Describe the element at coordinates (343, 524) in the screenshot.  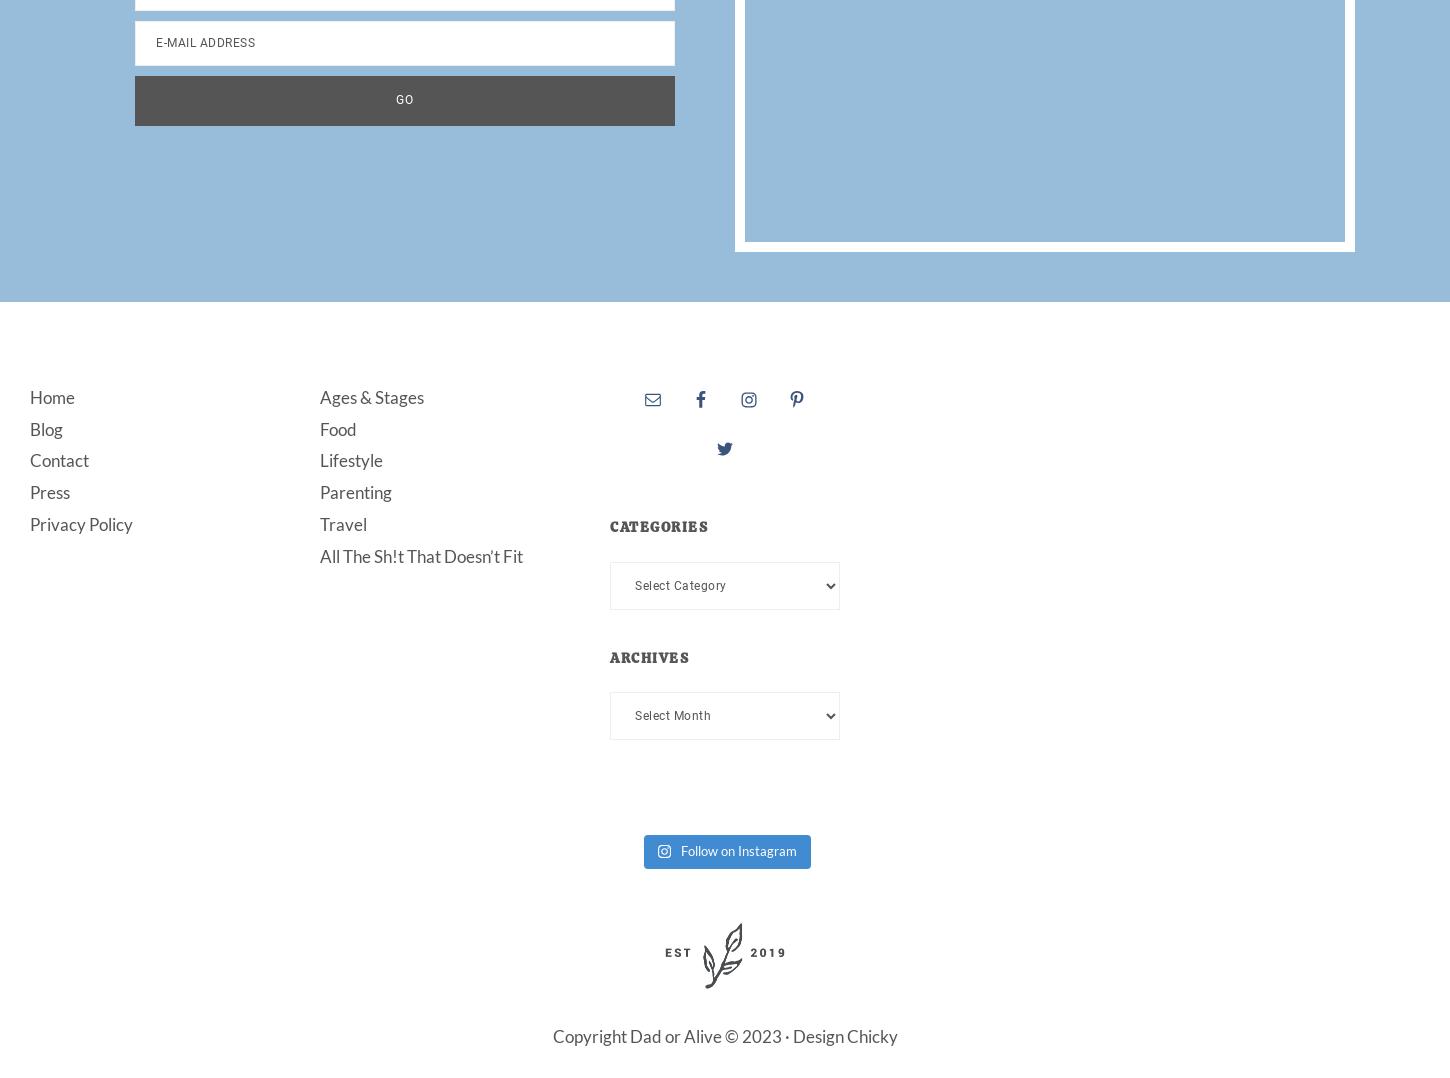
I see `'Travel'` at that location.